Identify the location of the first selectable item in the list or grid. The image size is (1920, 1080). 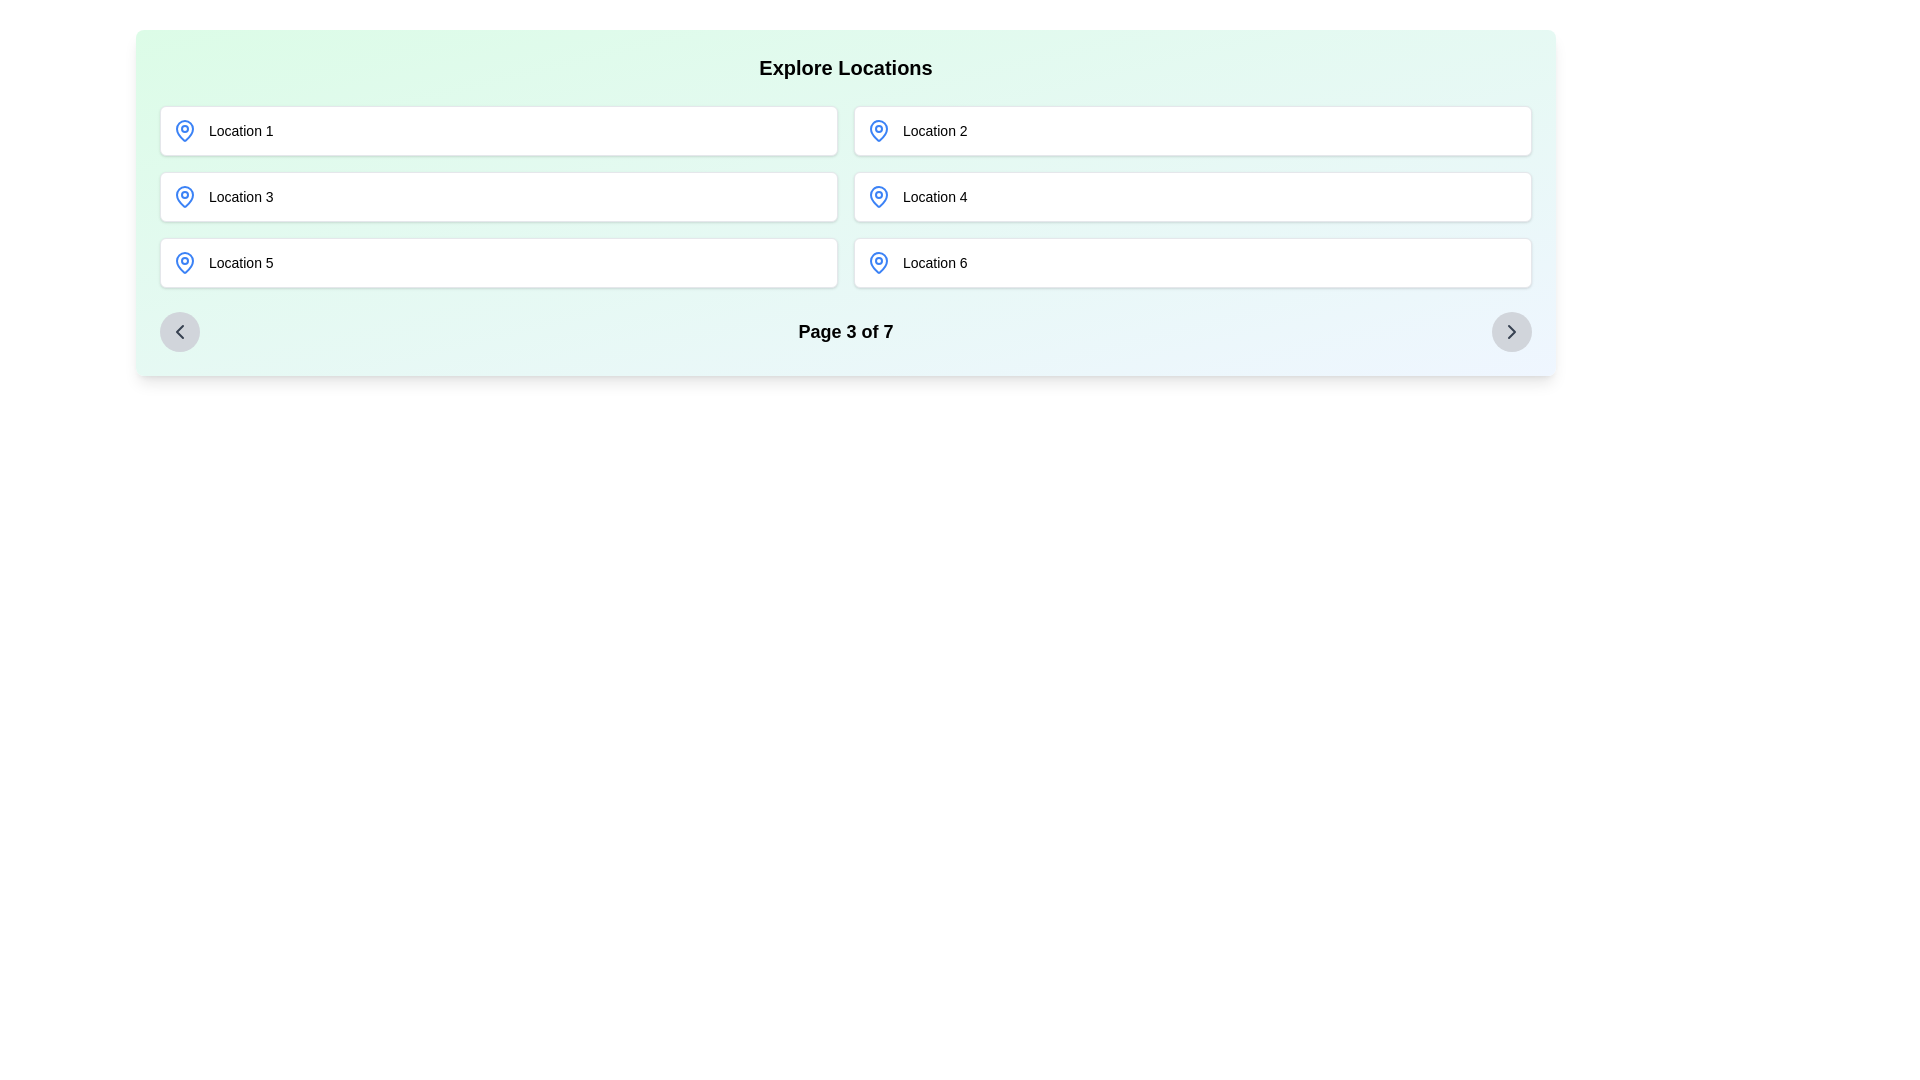
(499, 131).